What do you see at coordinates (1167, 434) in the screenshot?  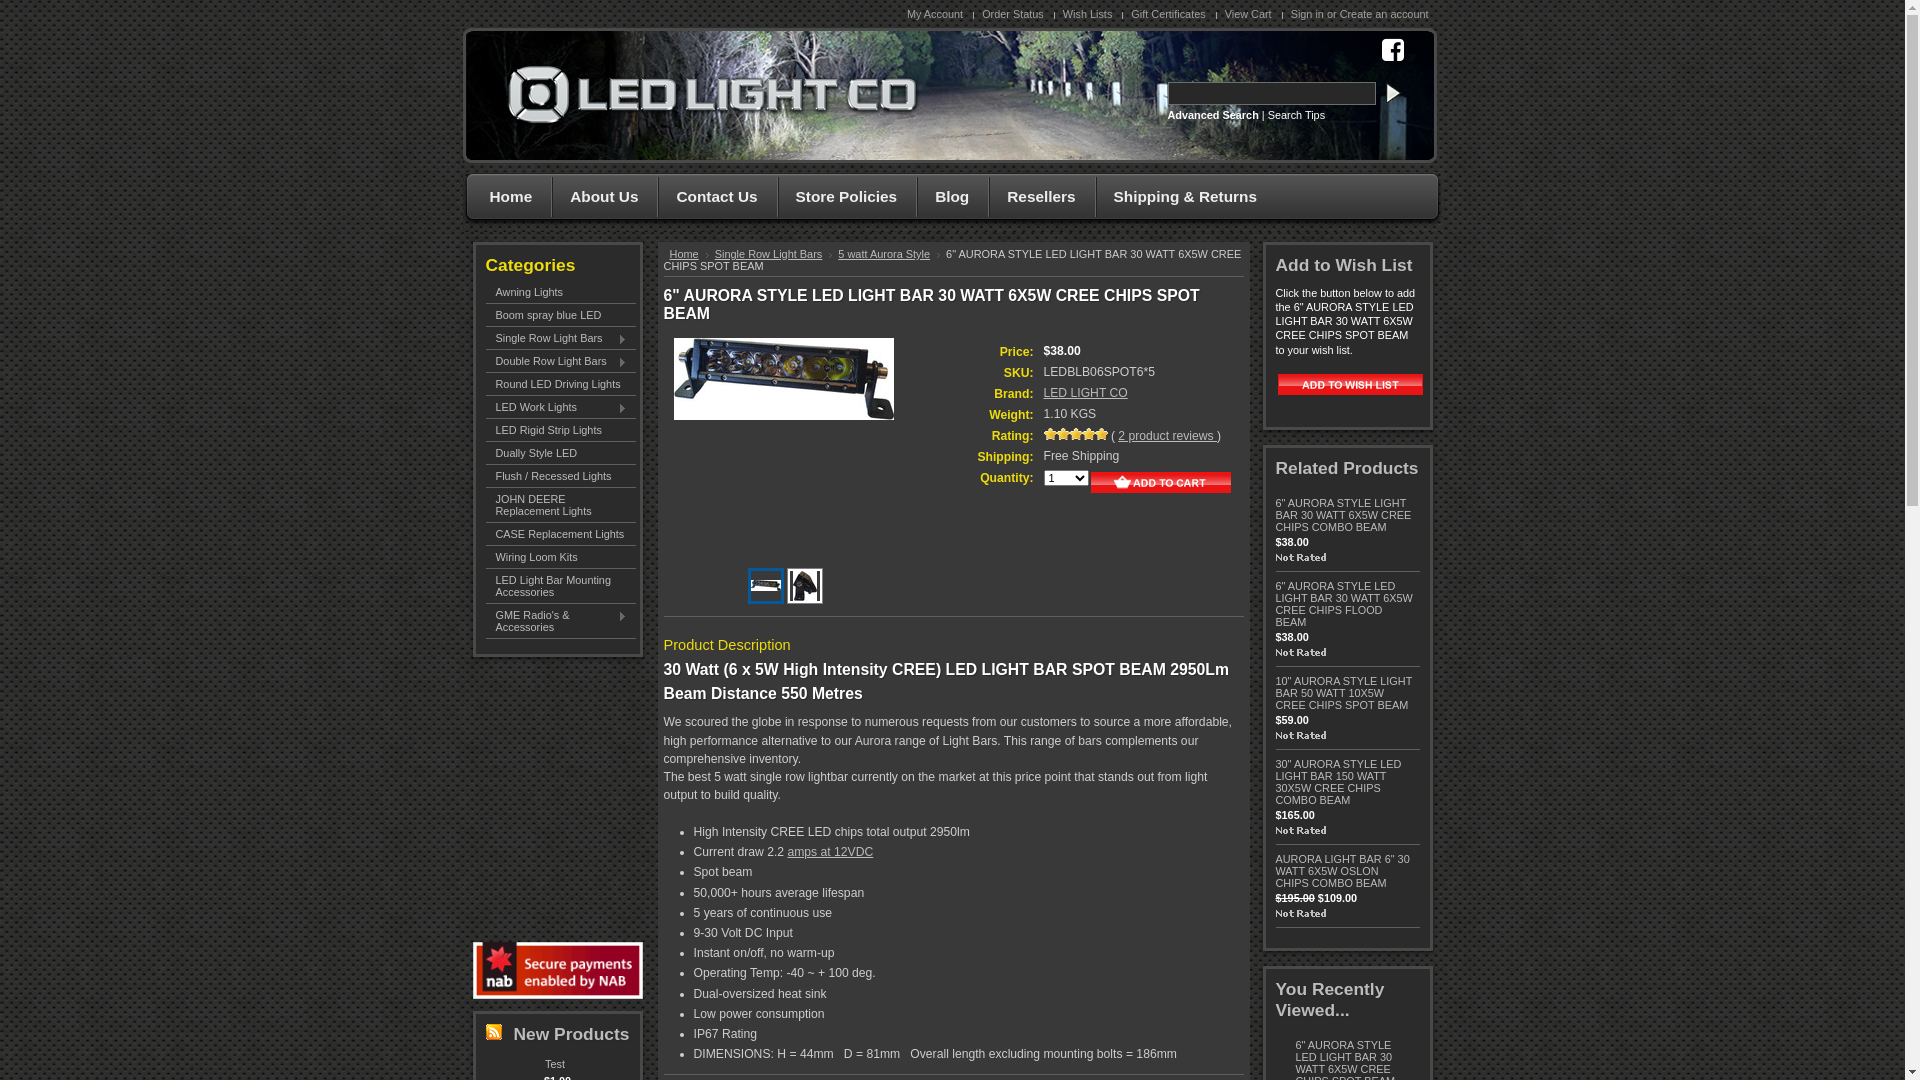 I see `'2 product reviews'` at bounding box center [1167, 434].